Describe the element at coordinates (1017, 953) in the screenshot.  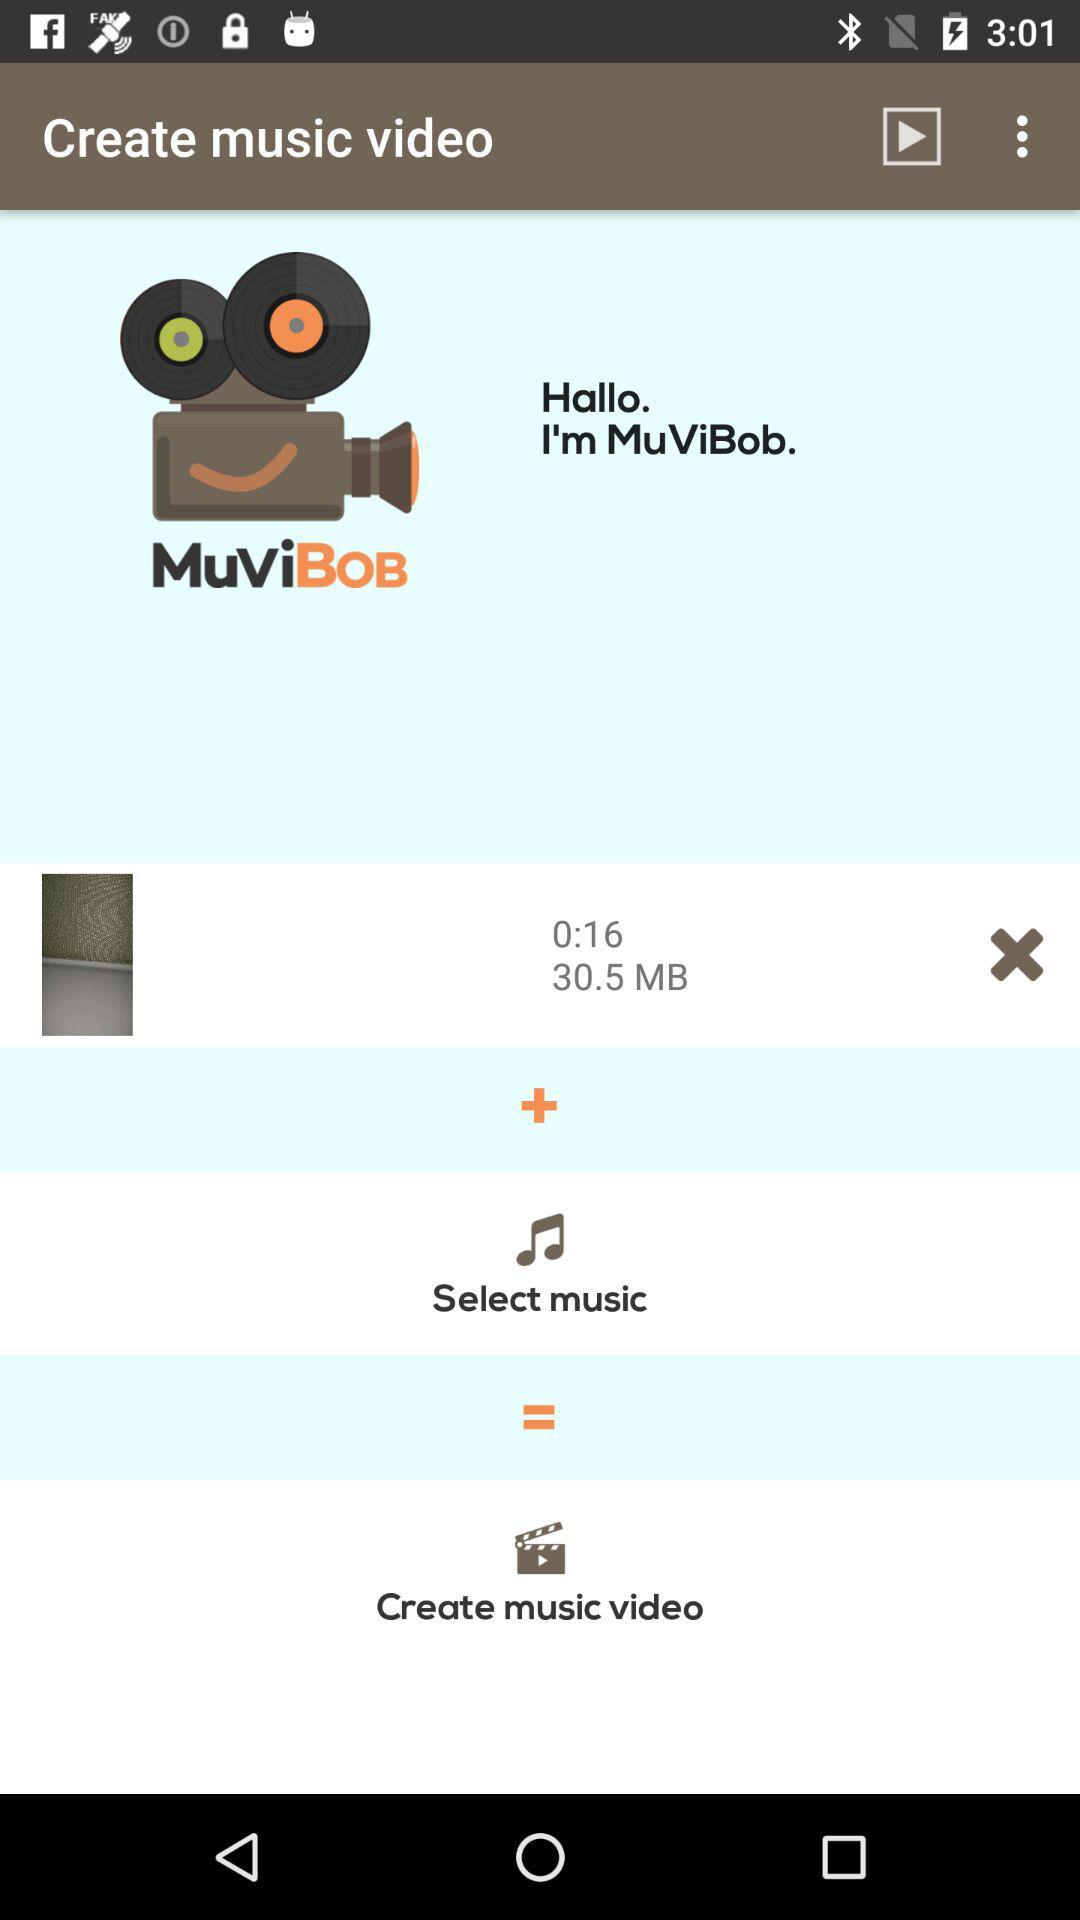
I see `the close icon` at that location.